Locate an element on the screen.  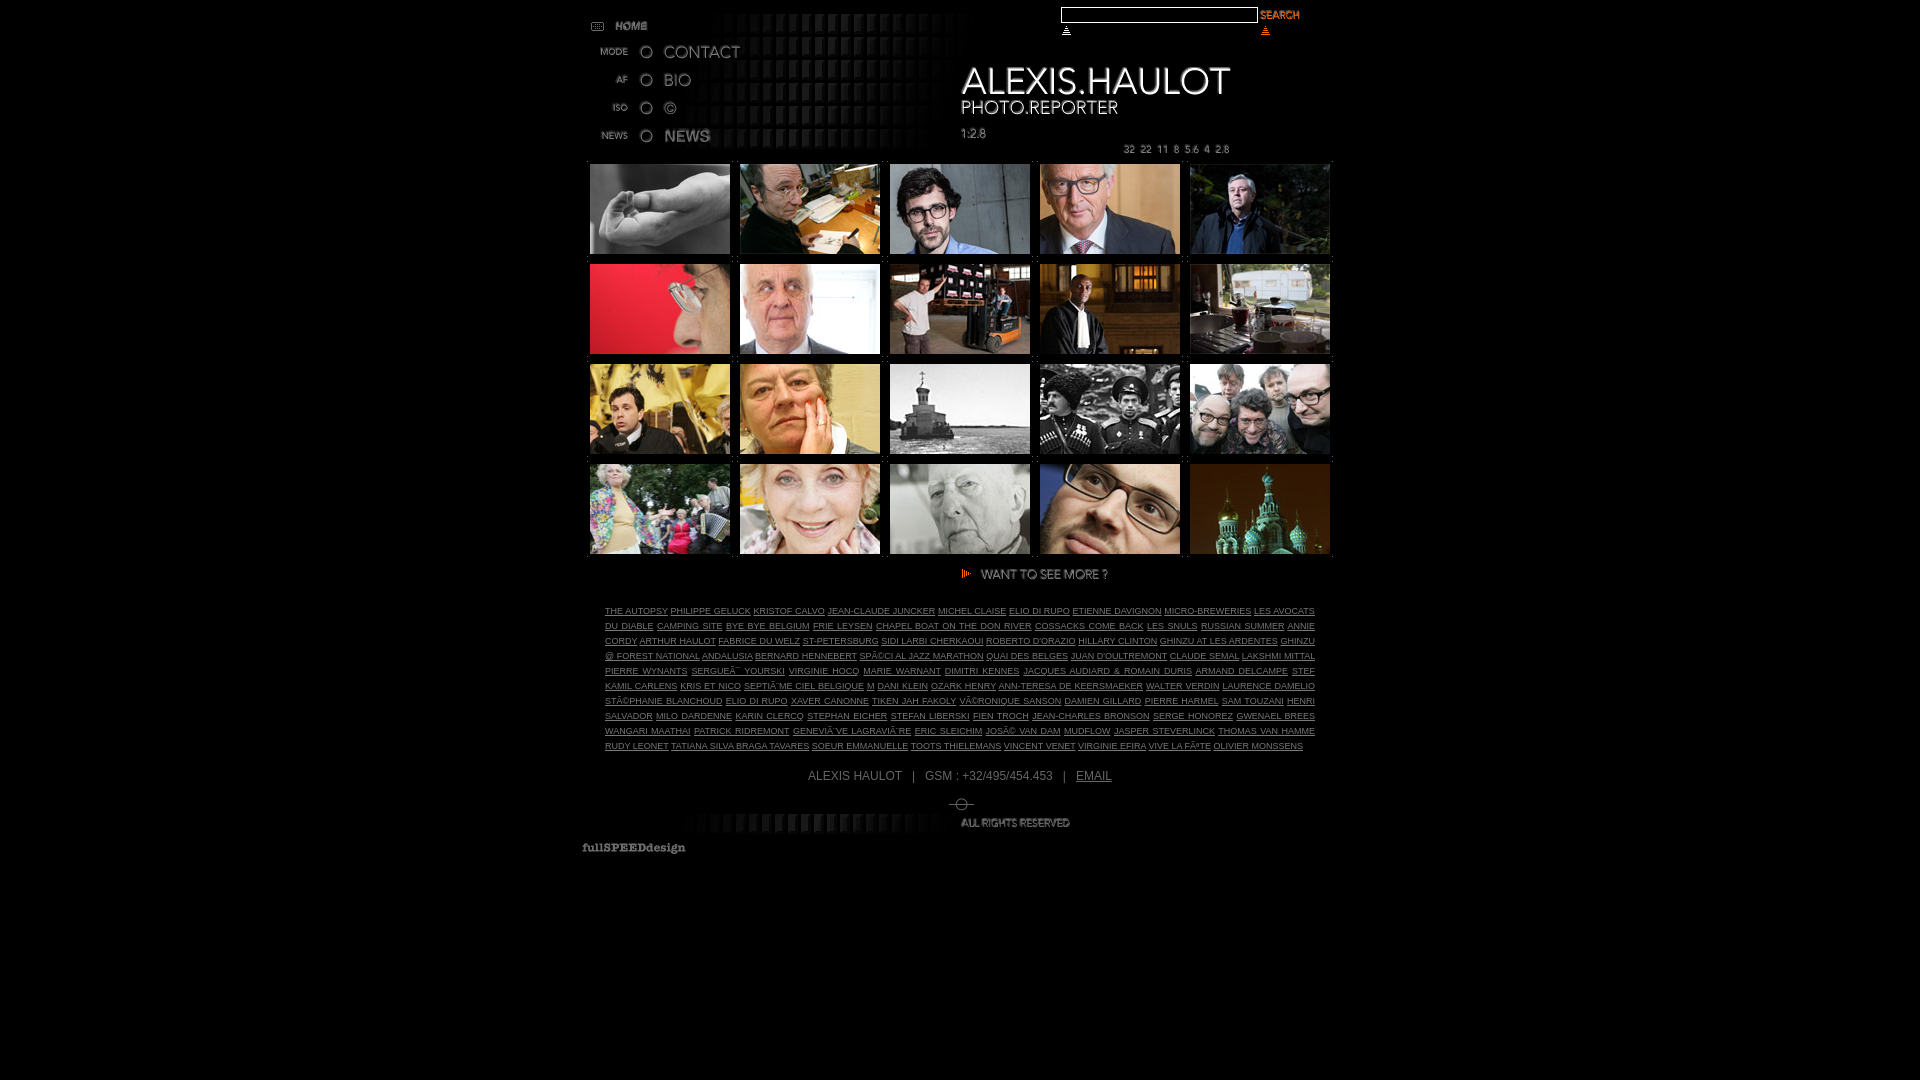
'FABRICE DU WELZ' is located at coordinates (757, 640).